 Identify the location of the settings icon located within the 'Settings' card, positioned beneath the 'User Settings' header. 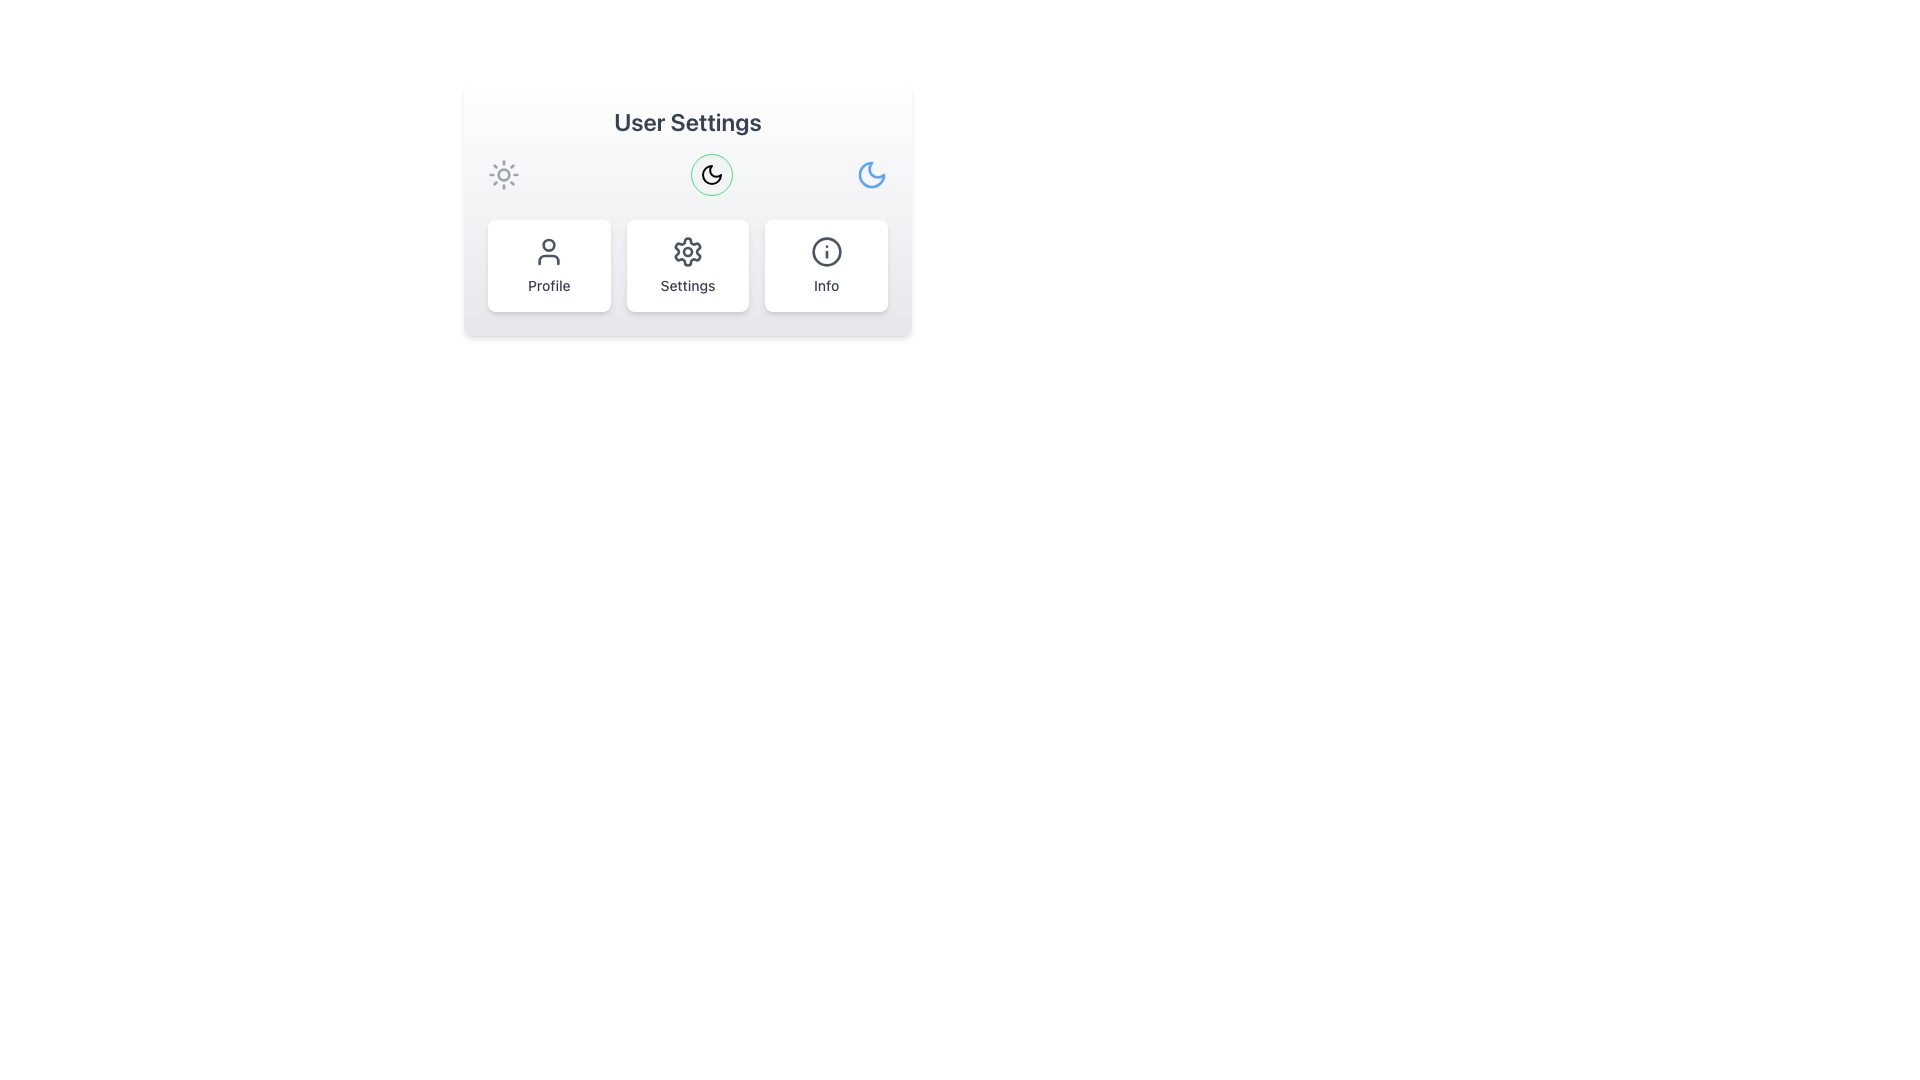
(687, 250).